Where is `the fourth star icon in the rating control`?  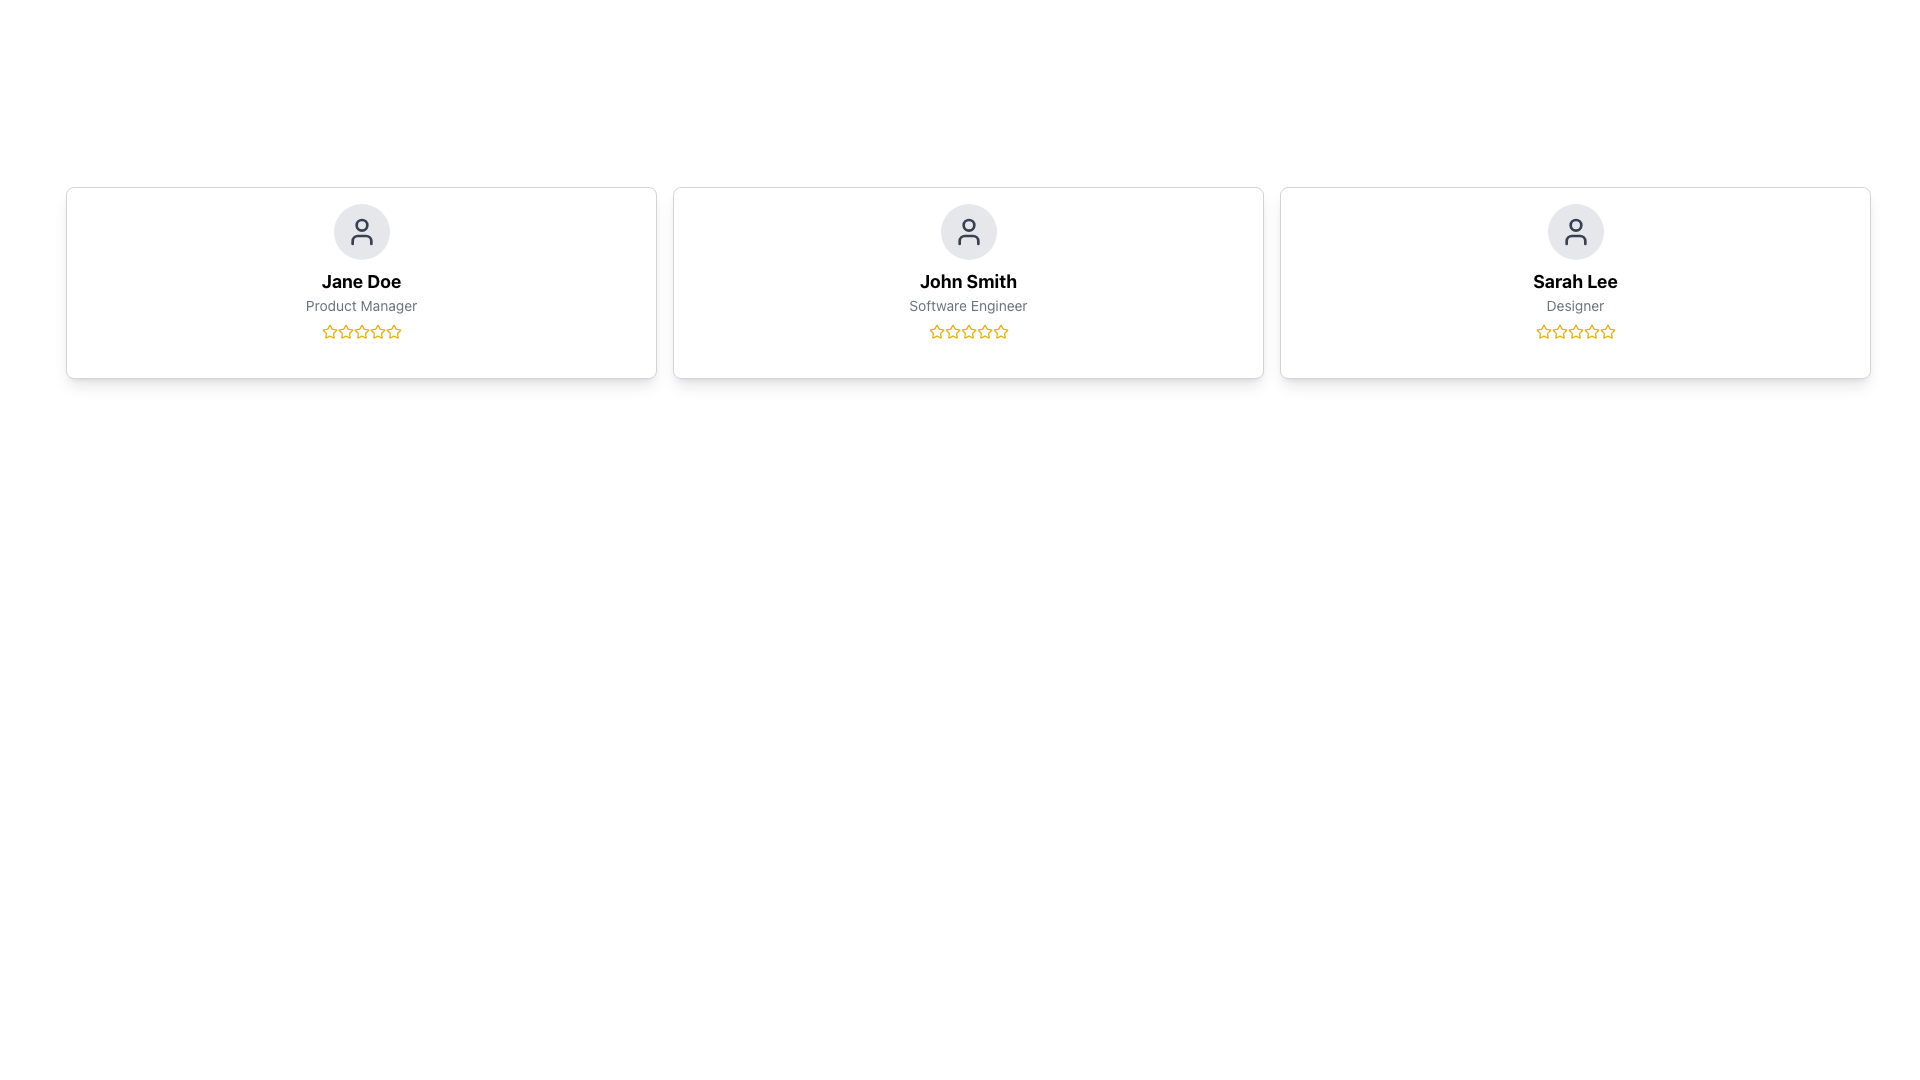 the fourth star icon in the rating control is located at coordinates (361, 330).